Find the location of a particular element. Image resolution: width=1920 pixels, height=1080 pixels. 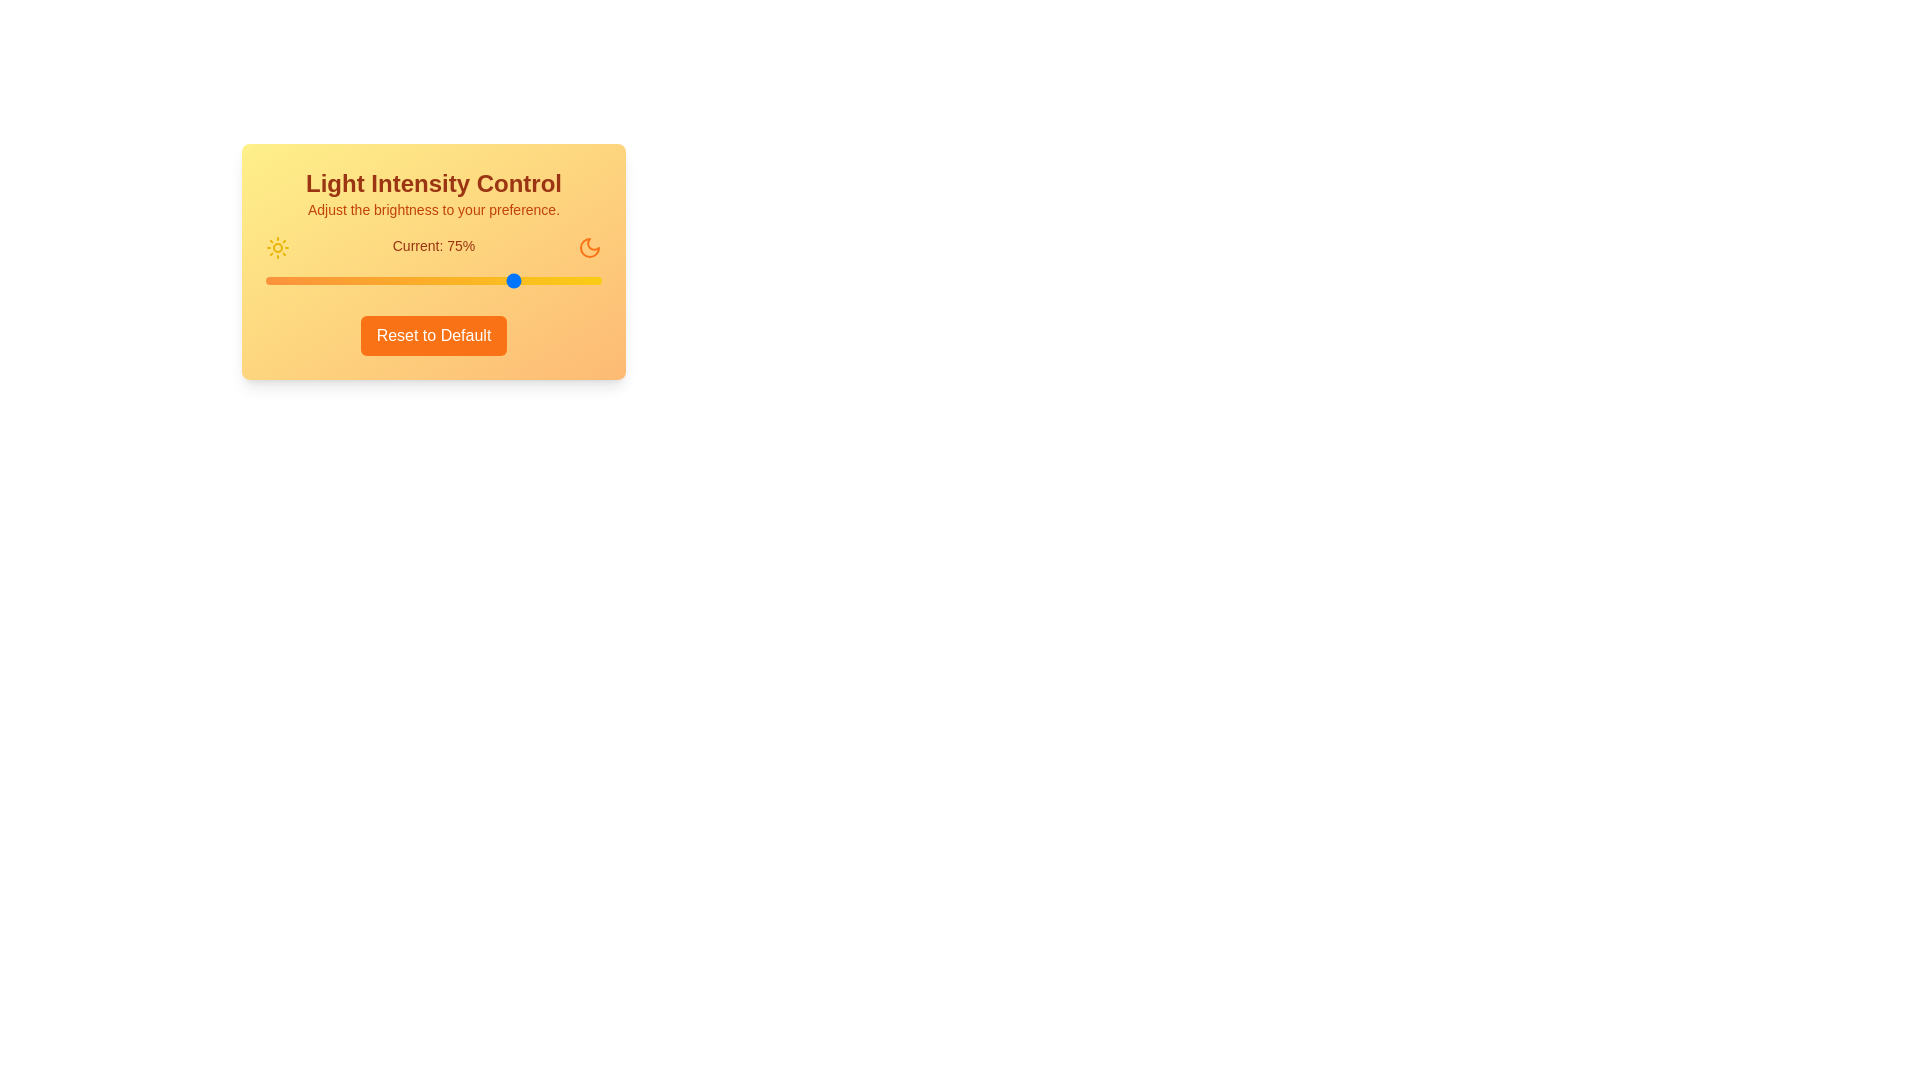

the light intensity to 19% by interacting with the slider is located at coordinates (329, 281).